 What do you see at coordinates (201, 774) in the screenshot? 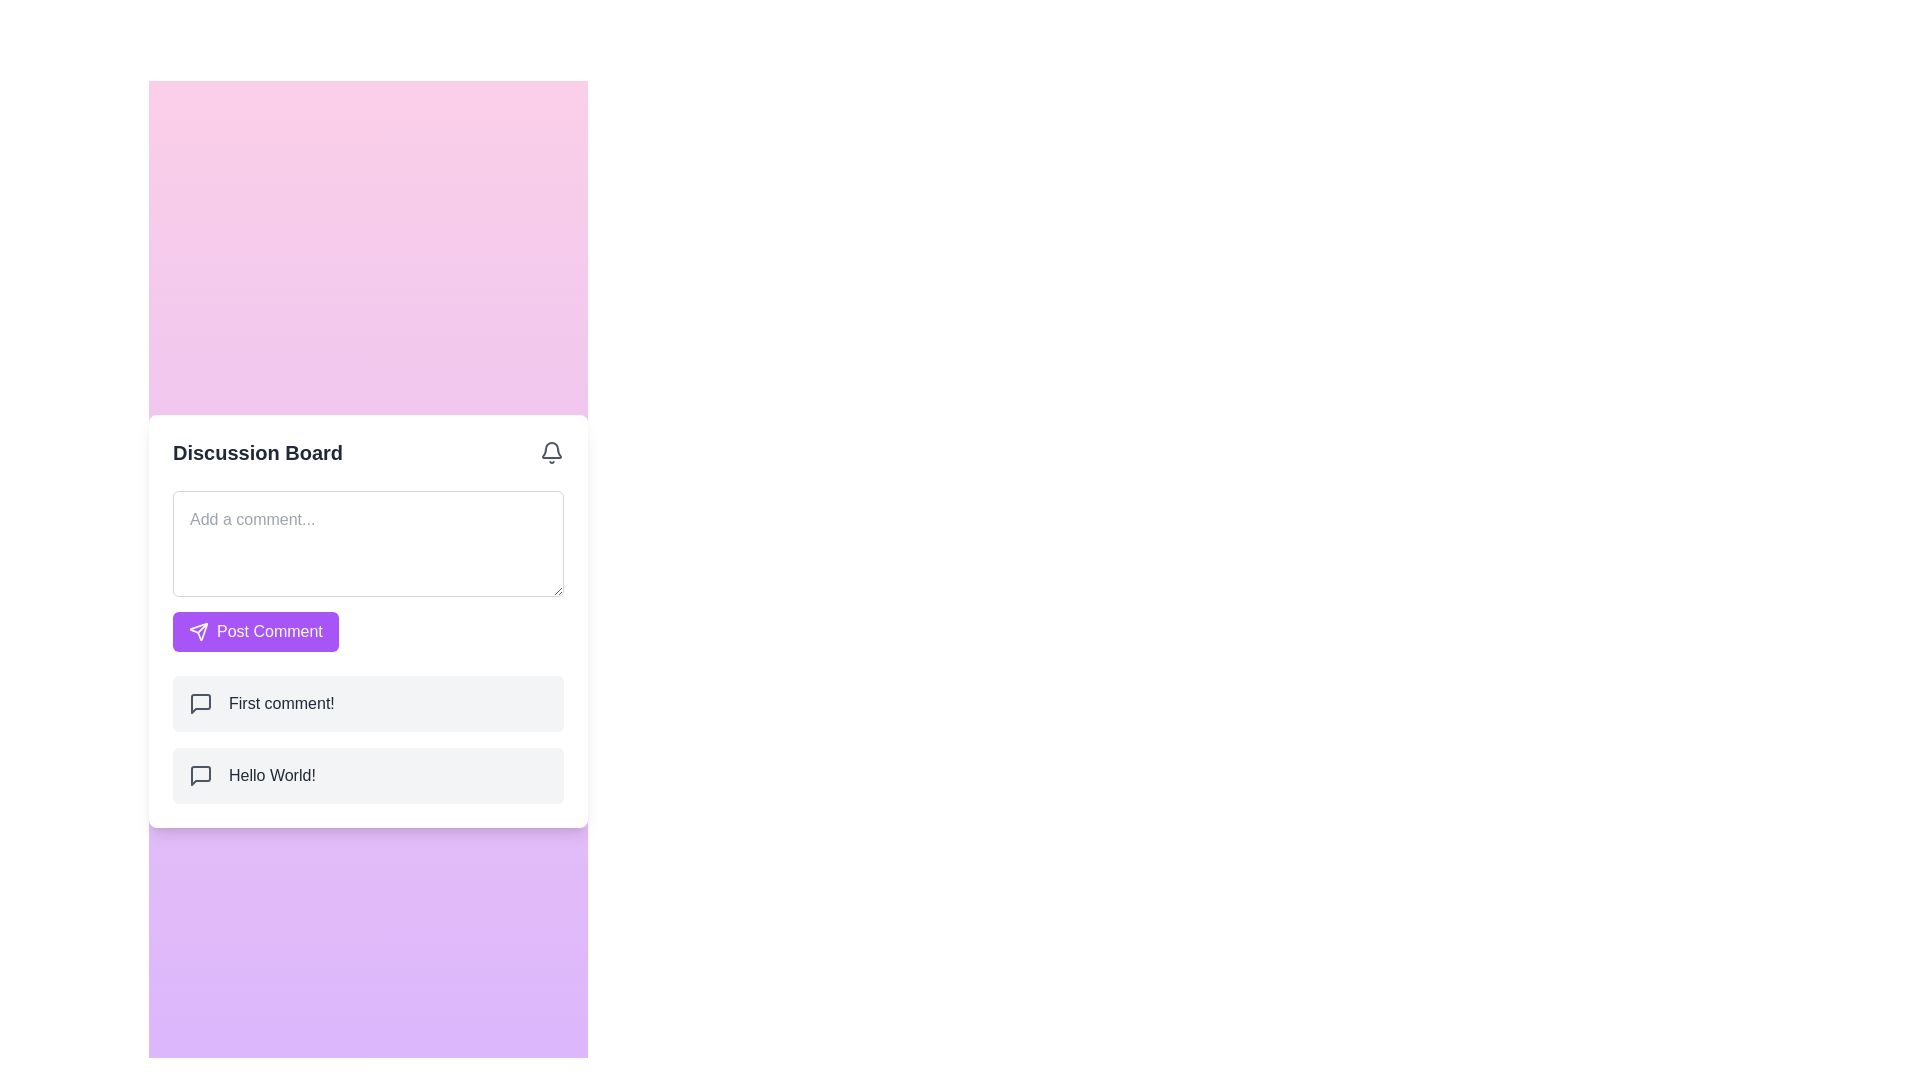
I see `the speech bubble icon located next to the text 'Hello World!' in the second comment of the discussion board interface` at bounding box center [201, 774].